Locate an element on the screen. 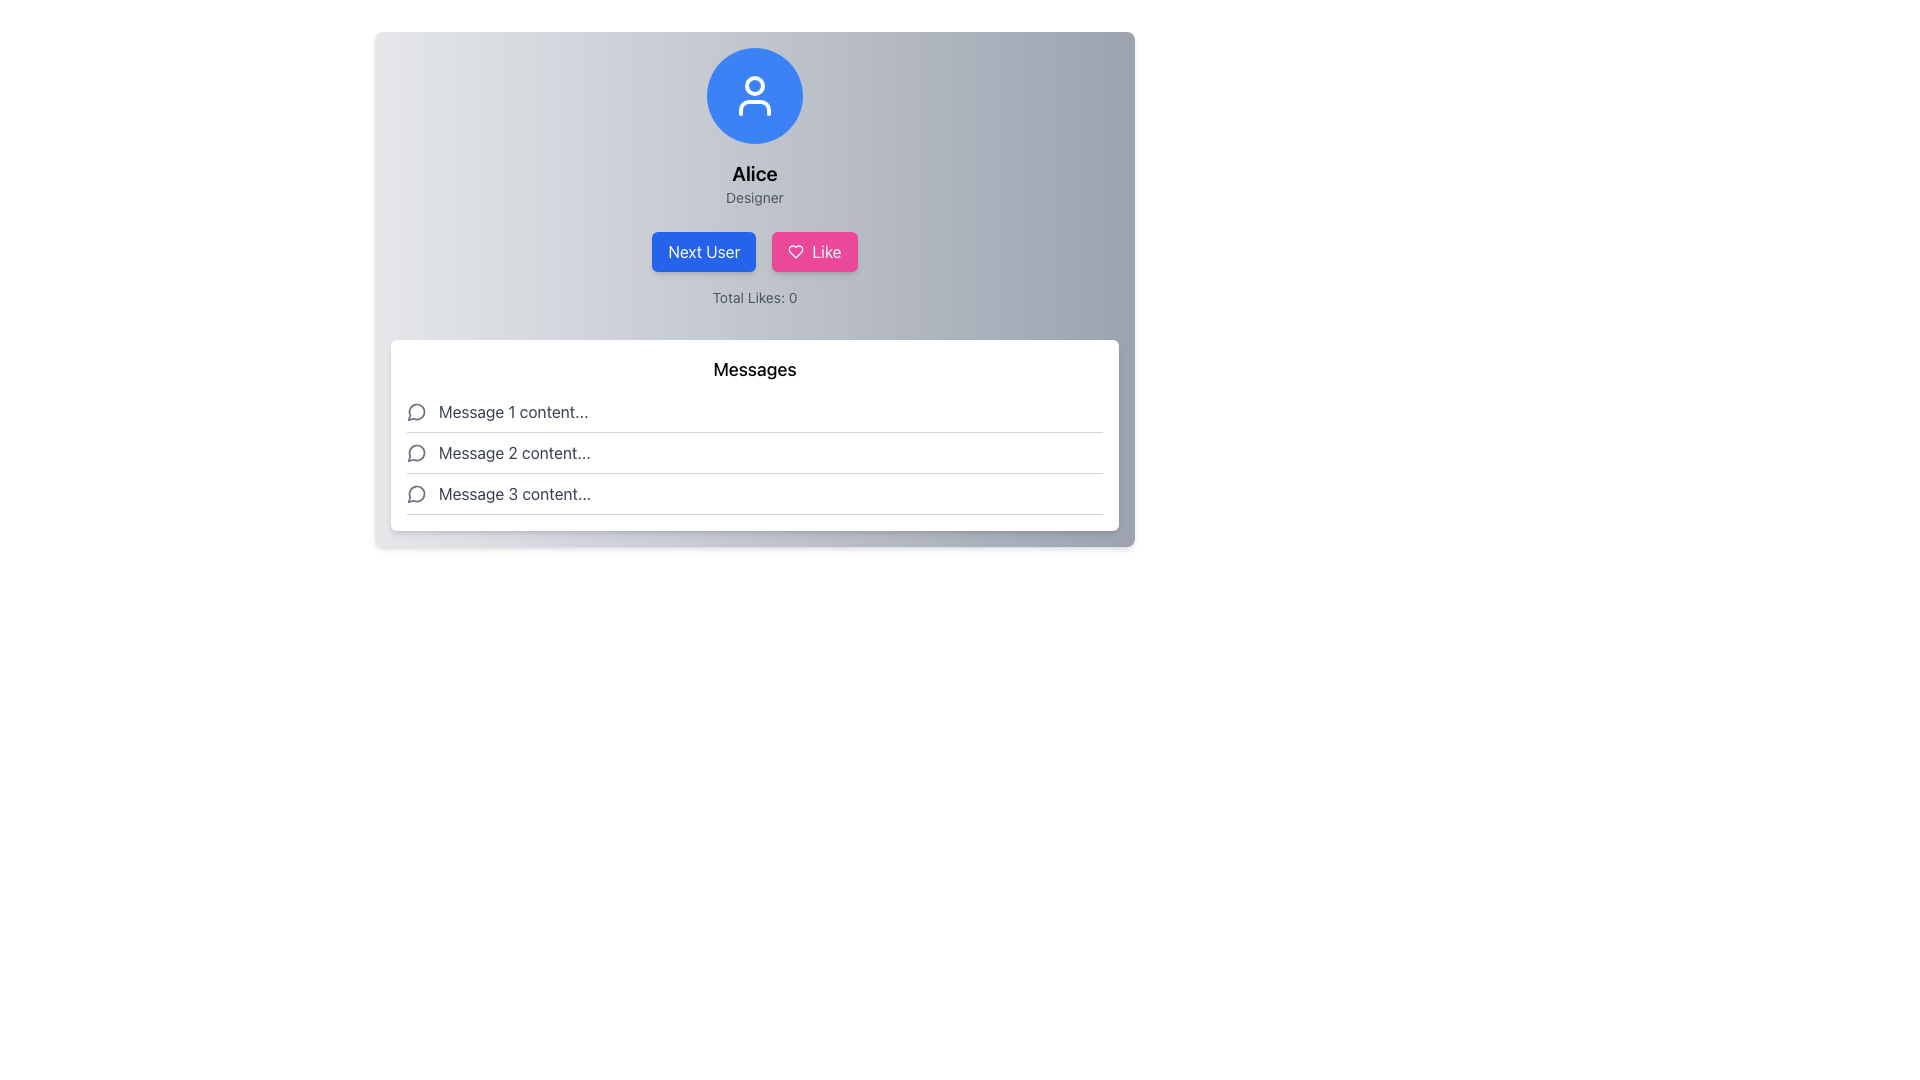  text content of the Text Label displaying a summary of a message item, located on the third row of the 'Messages' section is located at coordinates (515, 493).